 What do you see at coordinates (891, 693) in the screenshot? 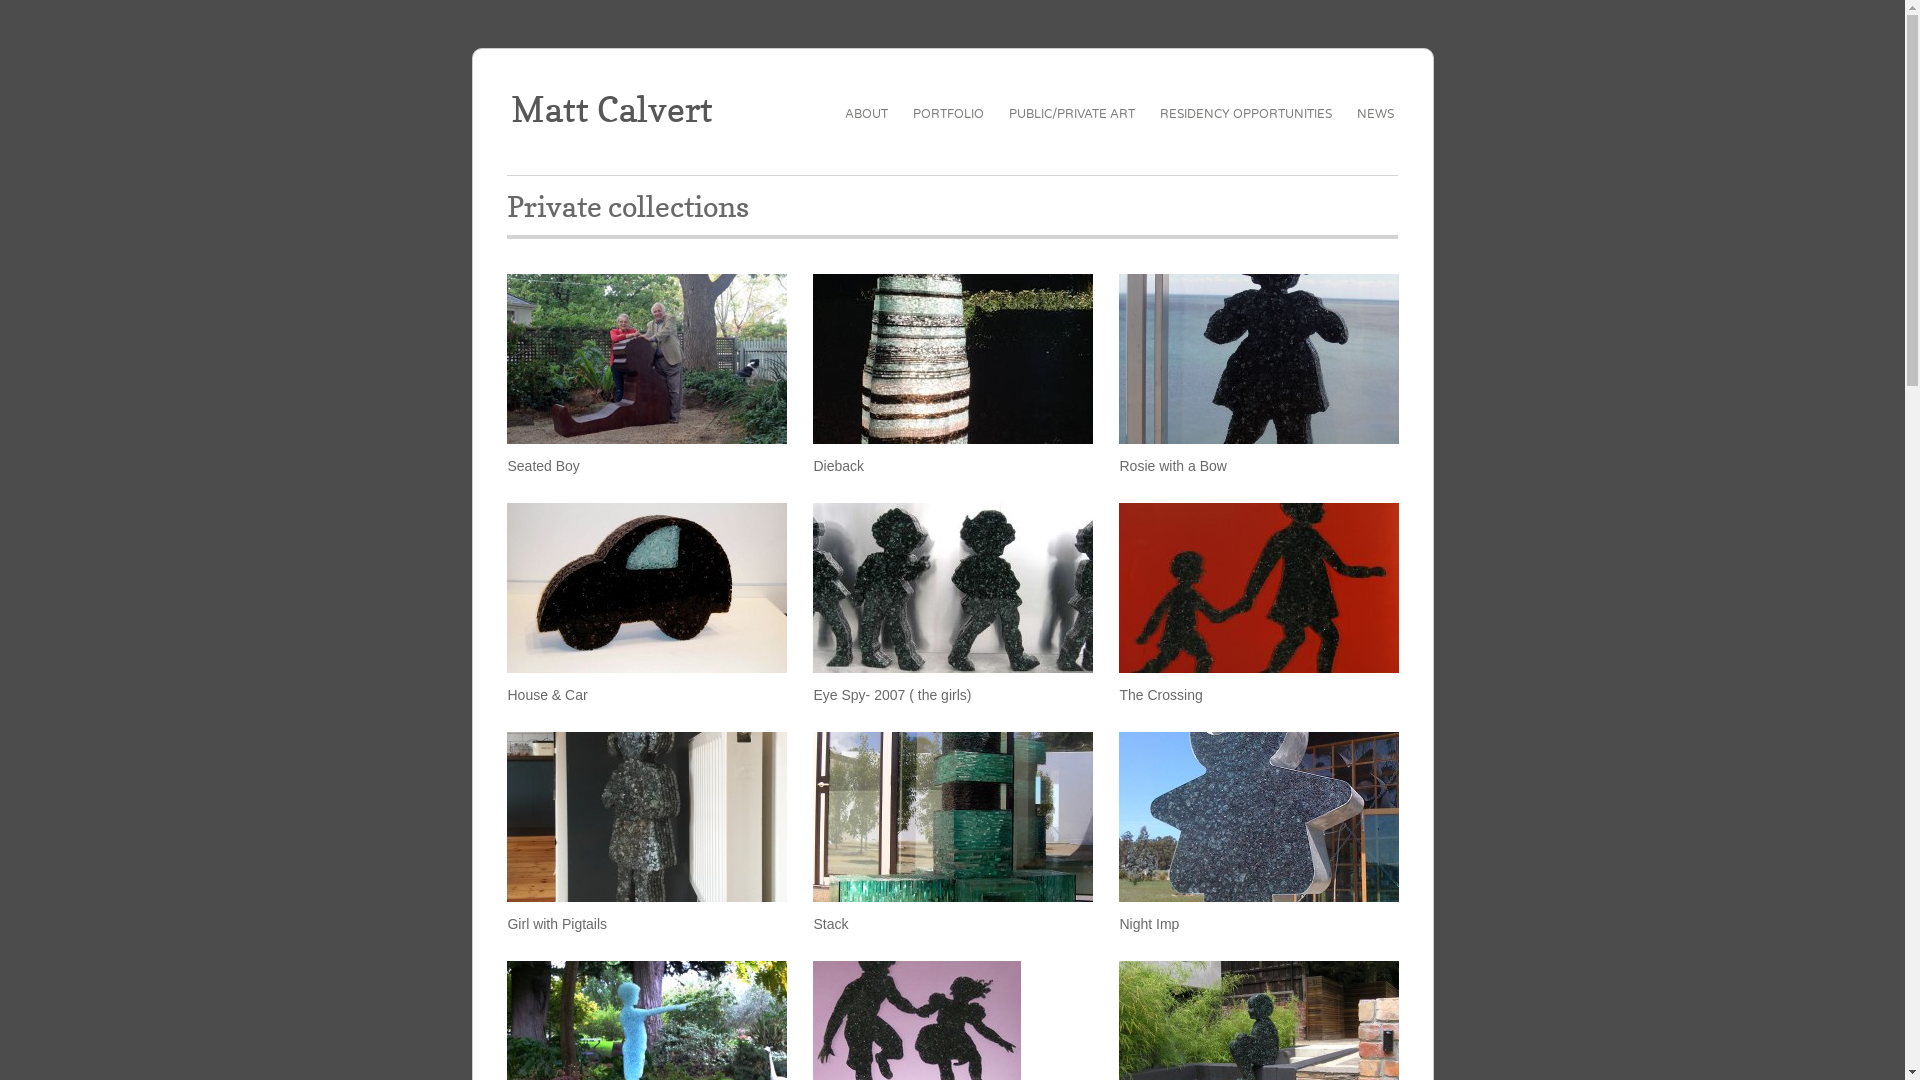
I see `'Eye Spy- 2007 ( the girls)'` at bounding box center [891, 693].